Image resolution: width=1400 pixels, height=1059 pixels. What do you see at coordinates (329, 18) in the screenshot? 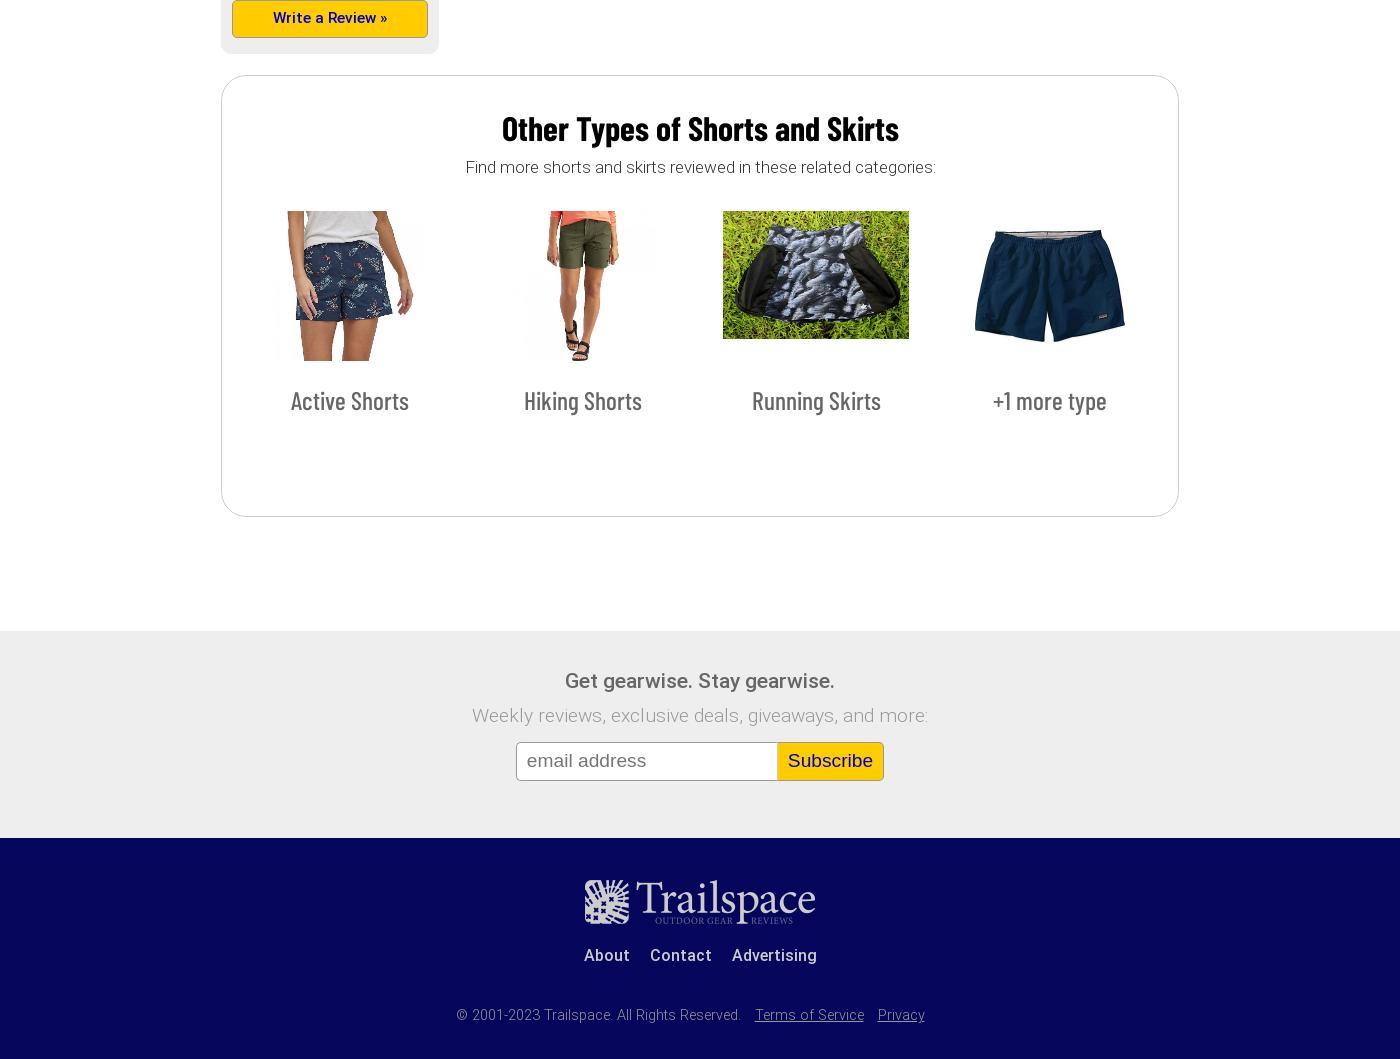
I see `'Write a Review »'` at bounding box center [329, 18].